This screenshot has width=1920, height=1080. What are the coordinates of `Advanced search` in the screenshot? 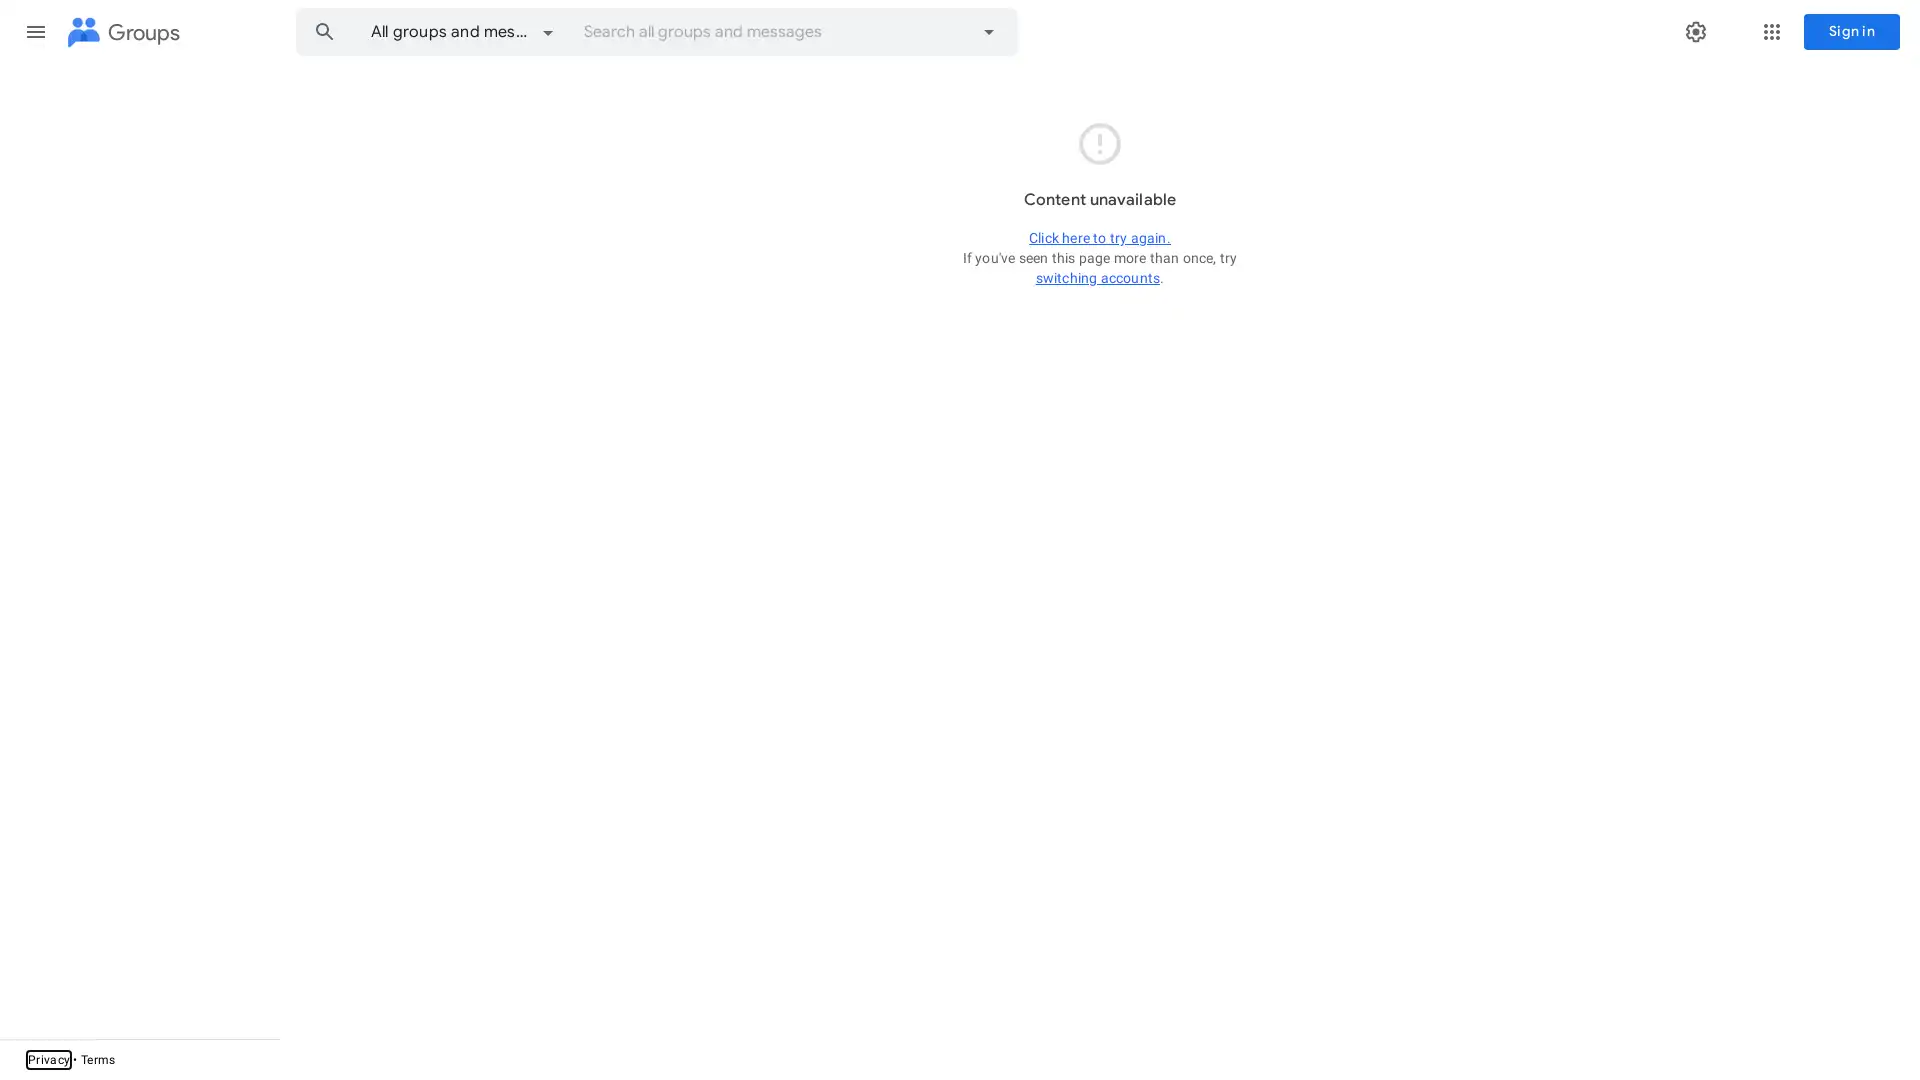 It's located at (988, 31).